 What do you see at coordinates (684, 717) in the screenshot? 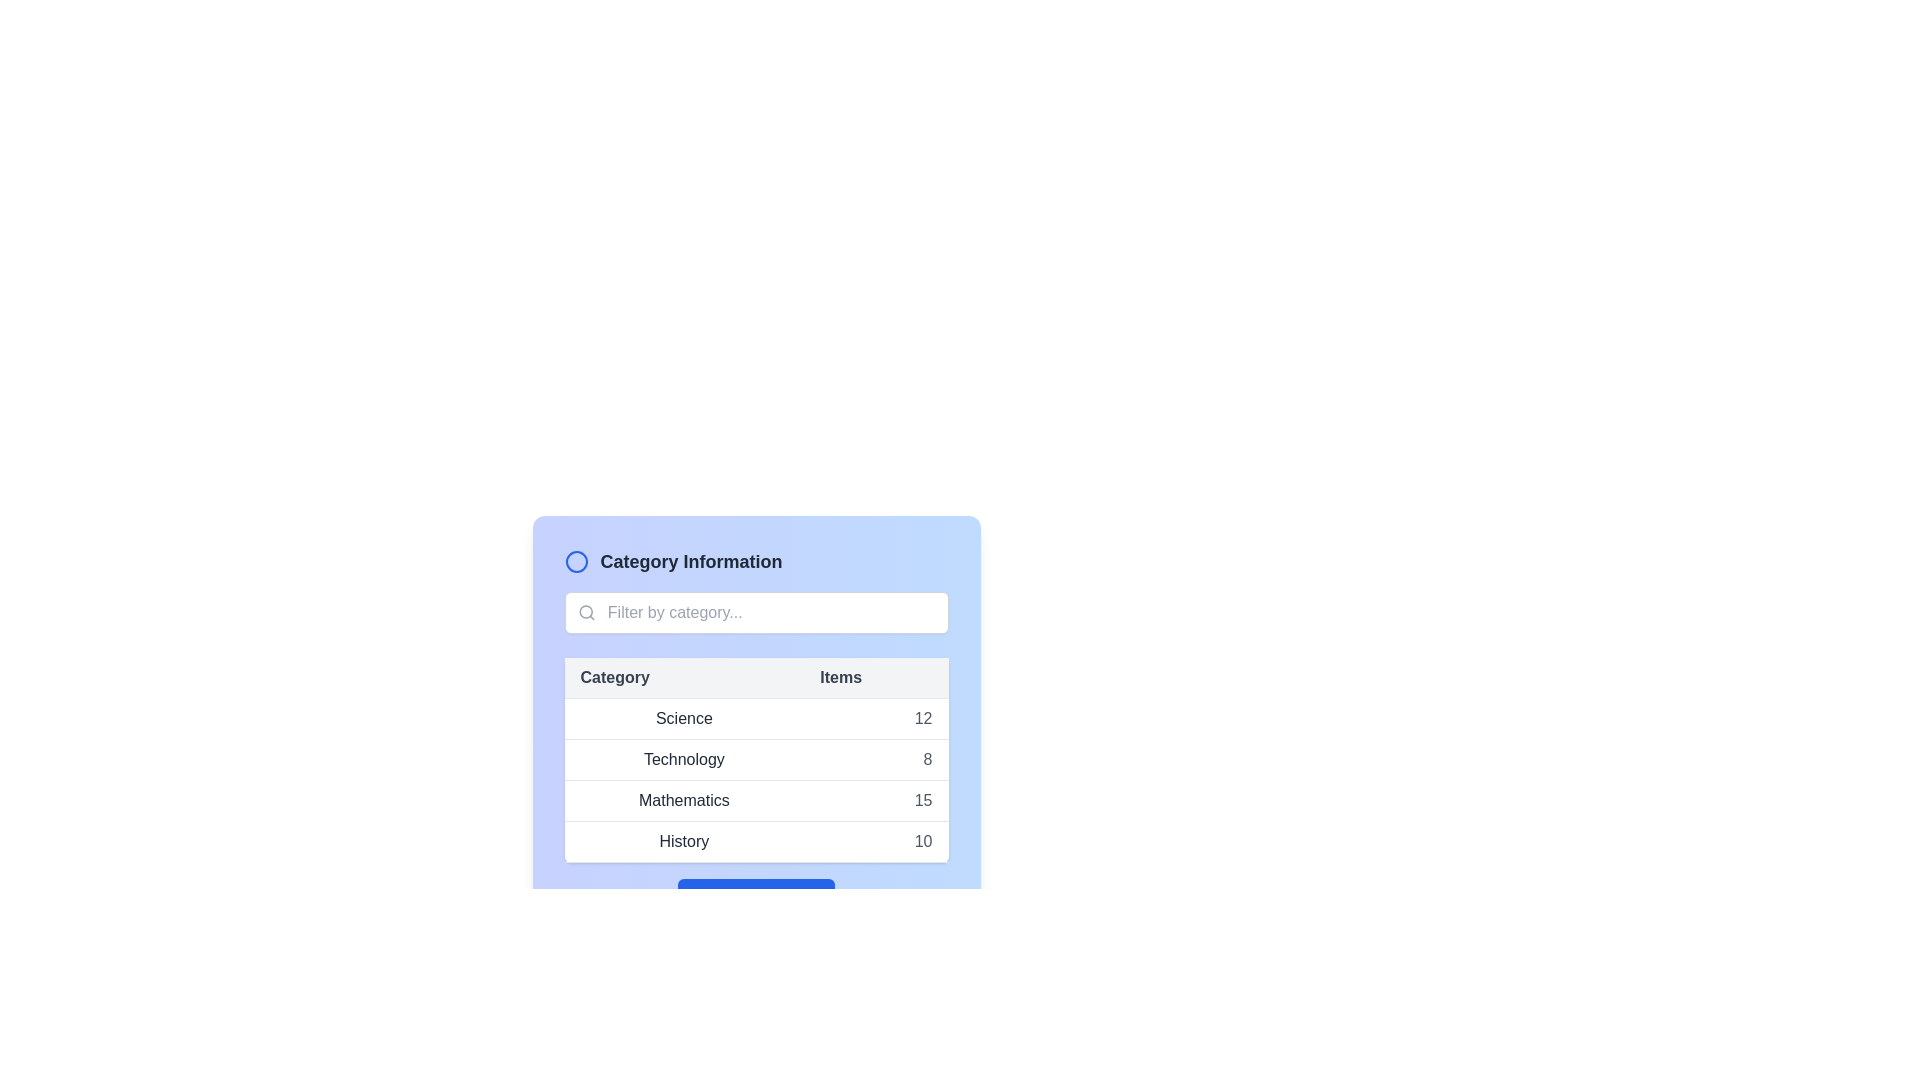
I see `the 'Science' category label in the table, which is located in the 'Category' column and positioned to the left of the numerical value (12)` at bounding box center [684, 717].